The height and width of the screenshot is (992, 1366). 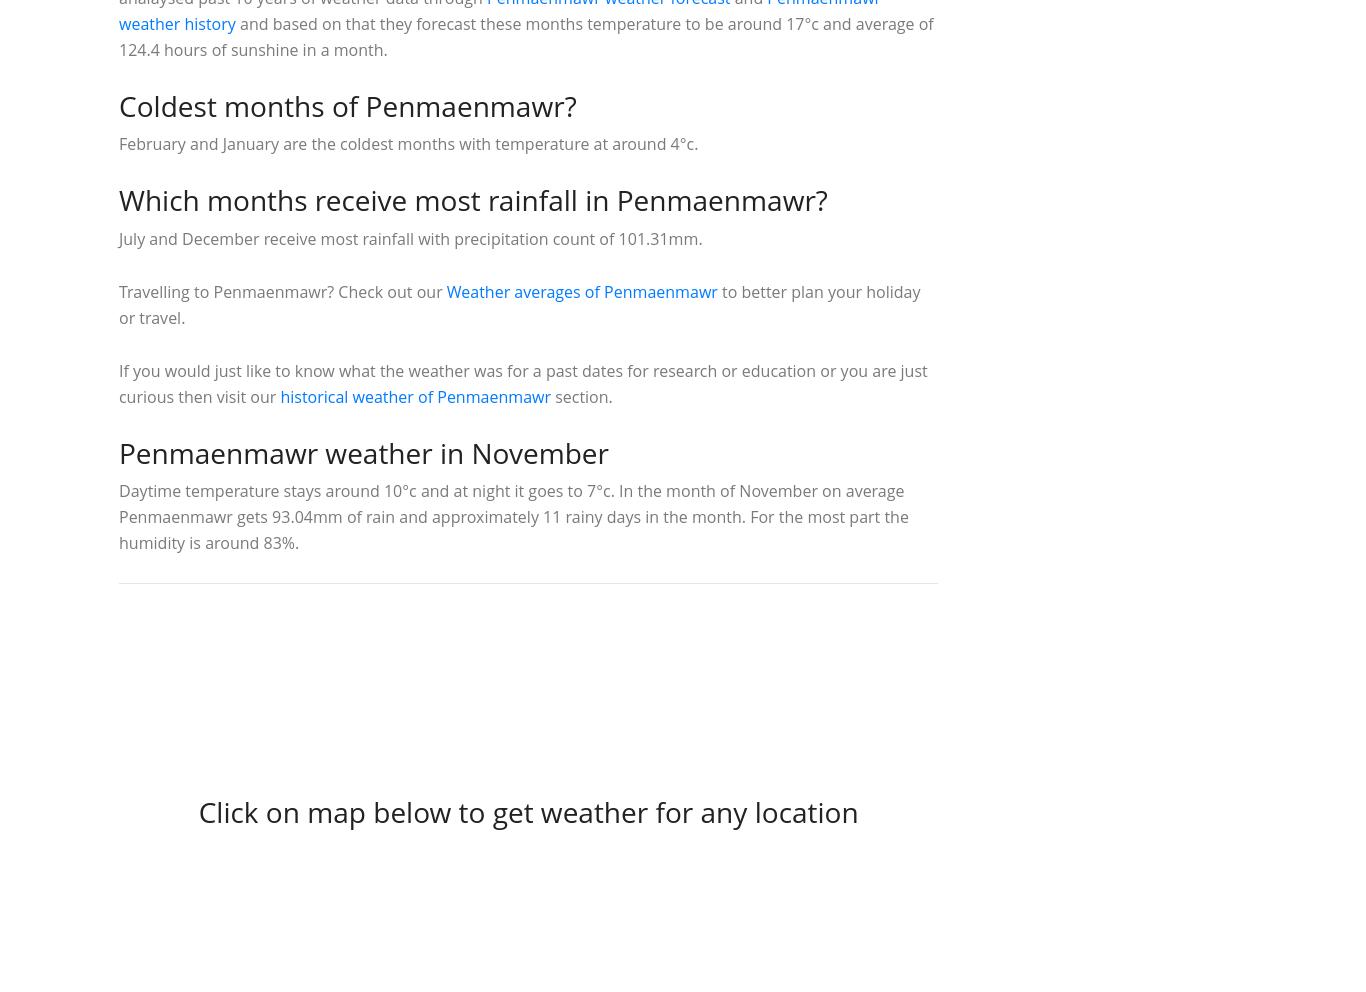 What do you see at coordinates (407, 144) in the screenshot?
I see `'February and January are the coldest months with temperature at around 4°c.'` at bounding box center [407, 144].